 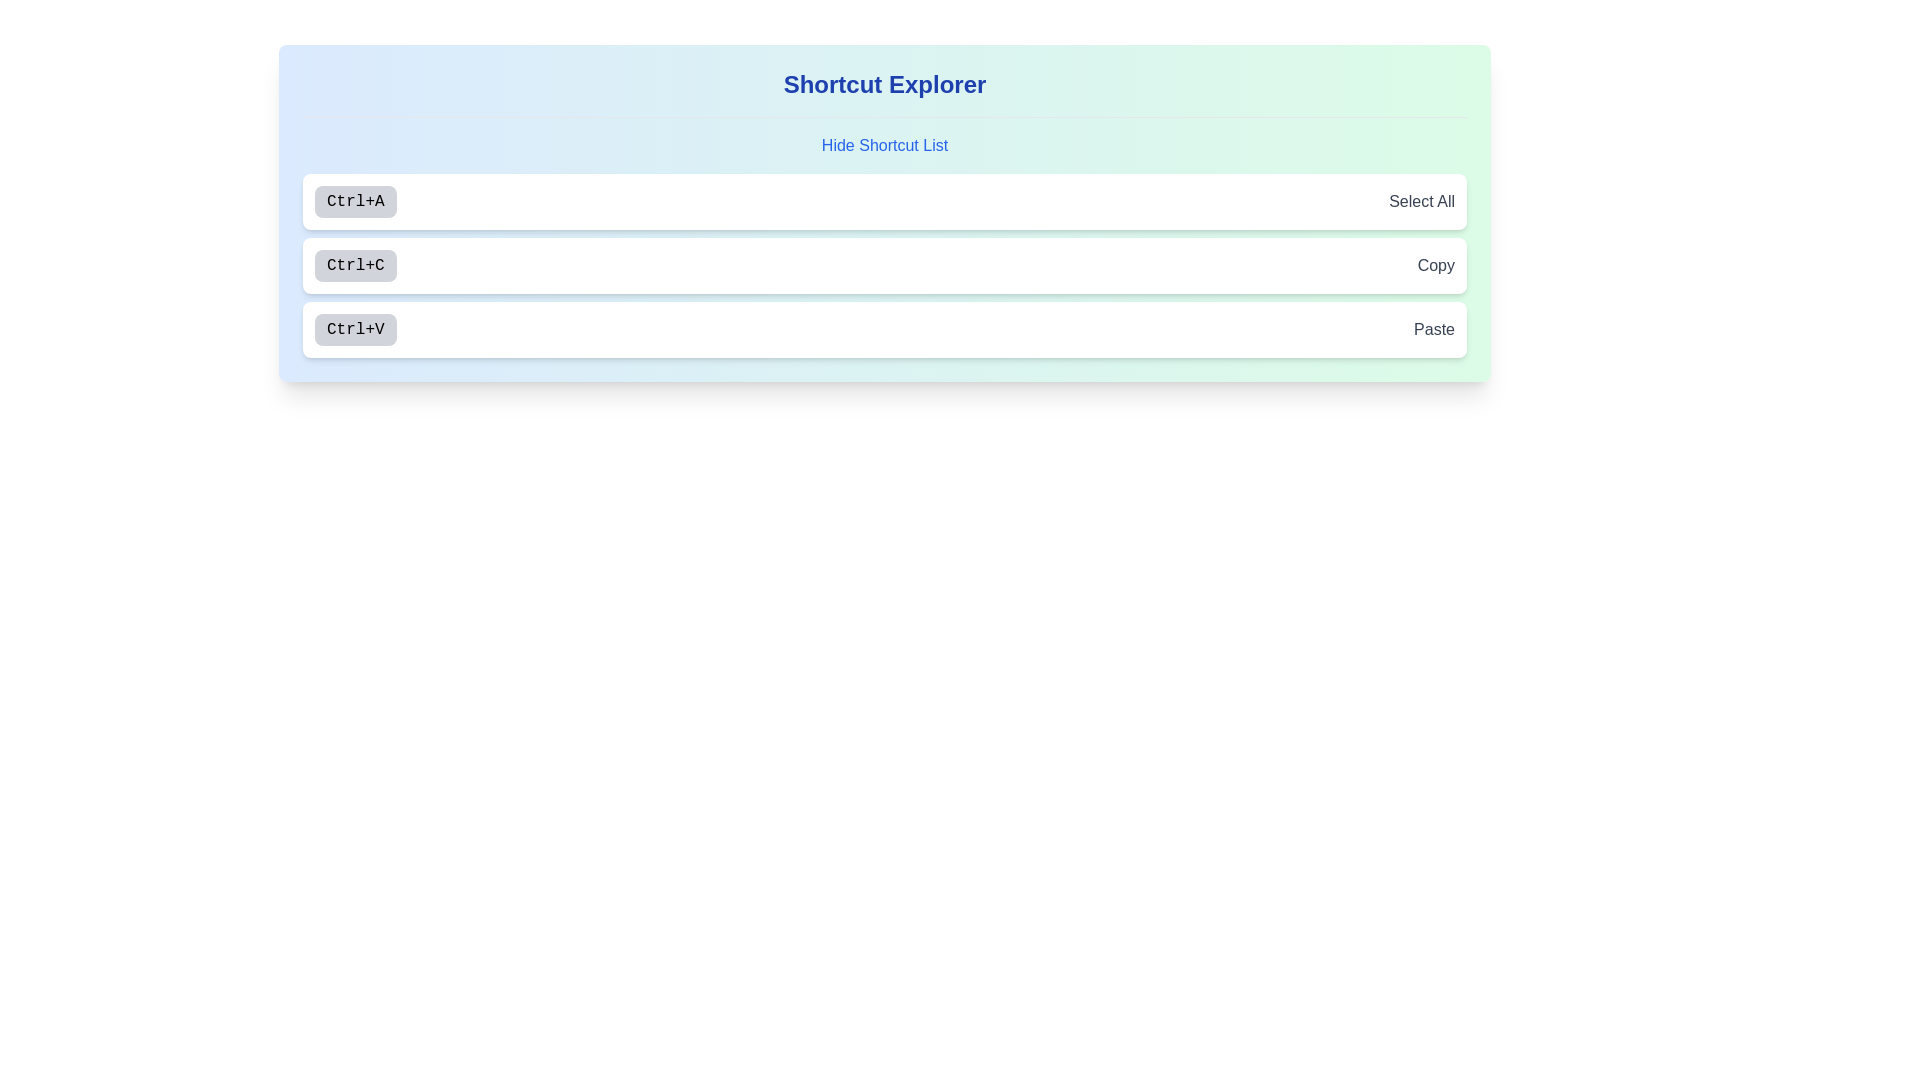 I want to click on the 'Paste' label, which is styled in medium gray and positioned to the right of 'Ctrl+V', within the 'Shortcut Explorer' panel, so click(x=1433, y=329).